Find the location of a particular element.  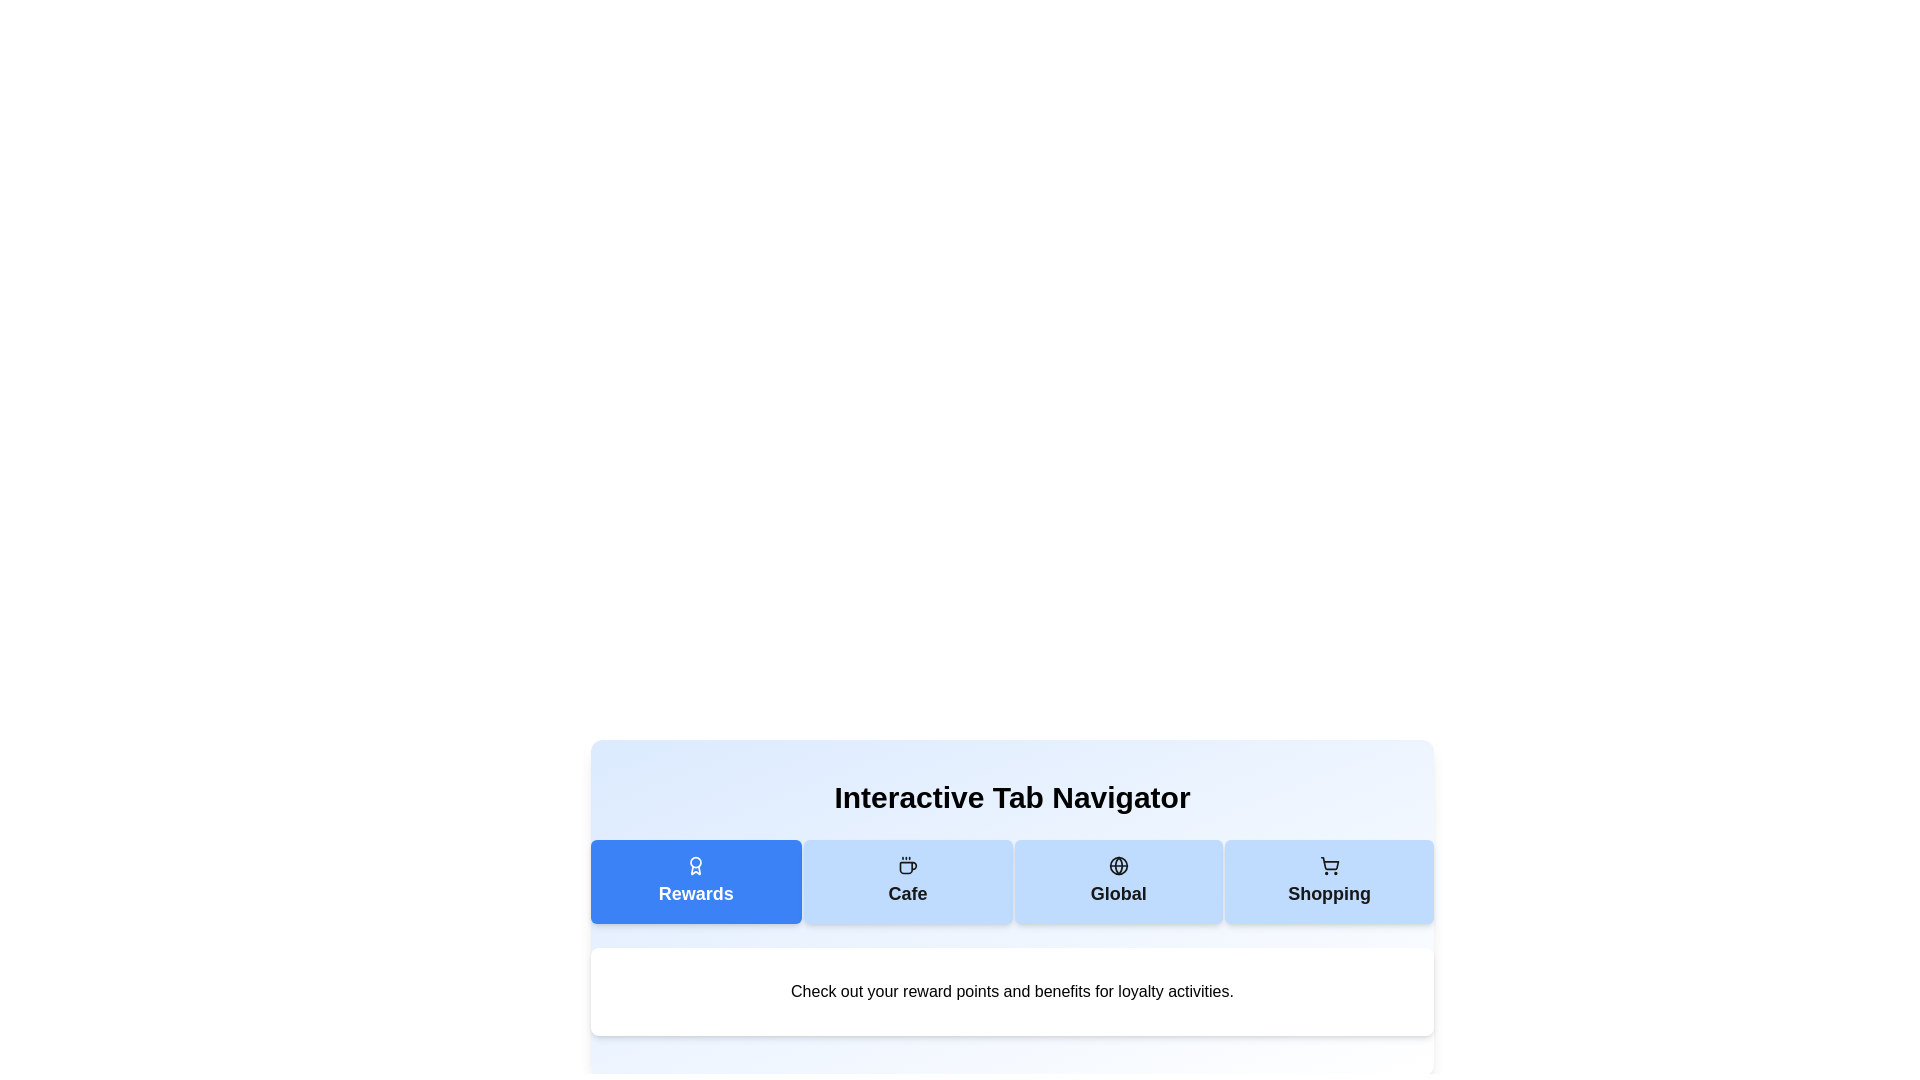

the tab labeled Global to observe its icon is located at coordinates (1117, 881).